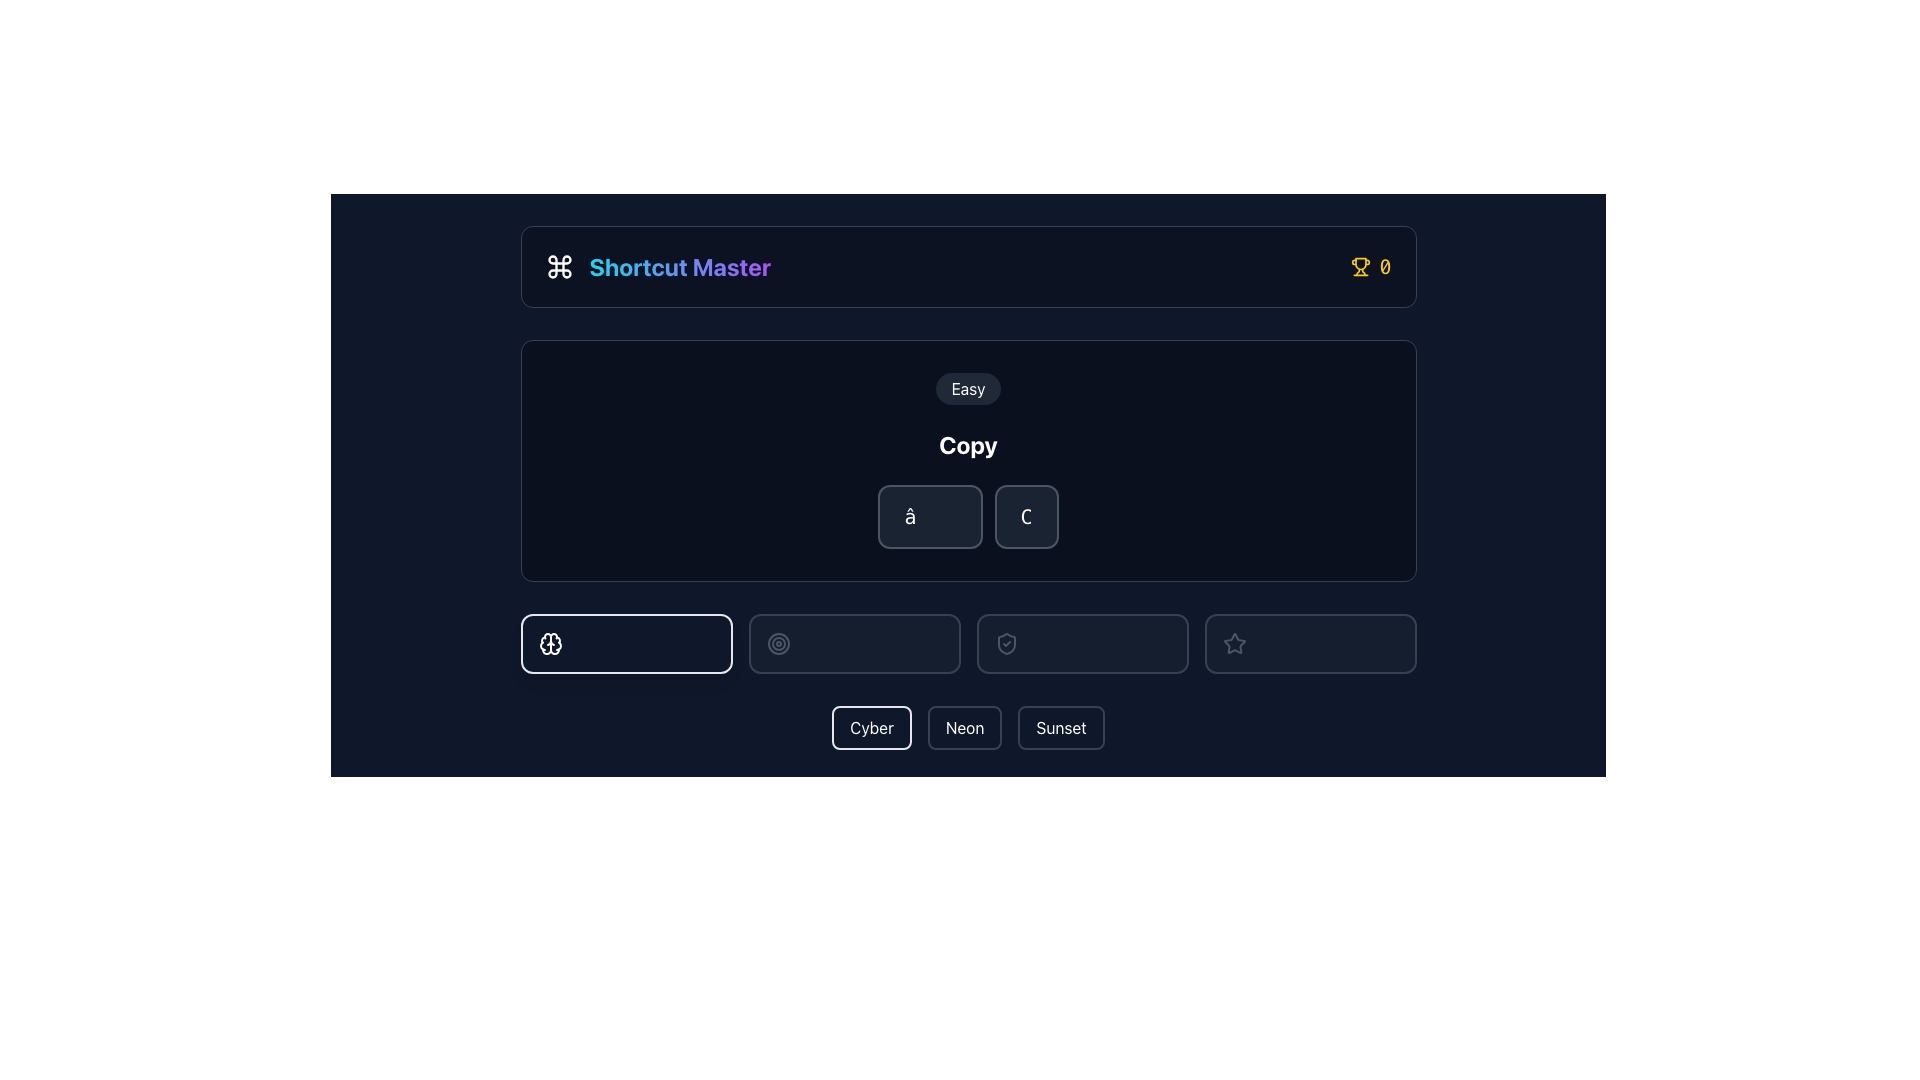  Describe the element at coordinates (968, 389) in the screenshot. I see `the text label that displays the word 'Easy' in cyan color, which is located inside a rounded rectangular badge with a dark gray background, situated near the top-center of the interface` at that location.